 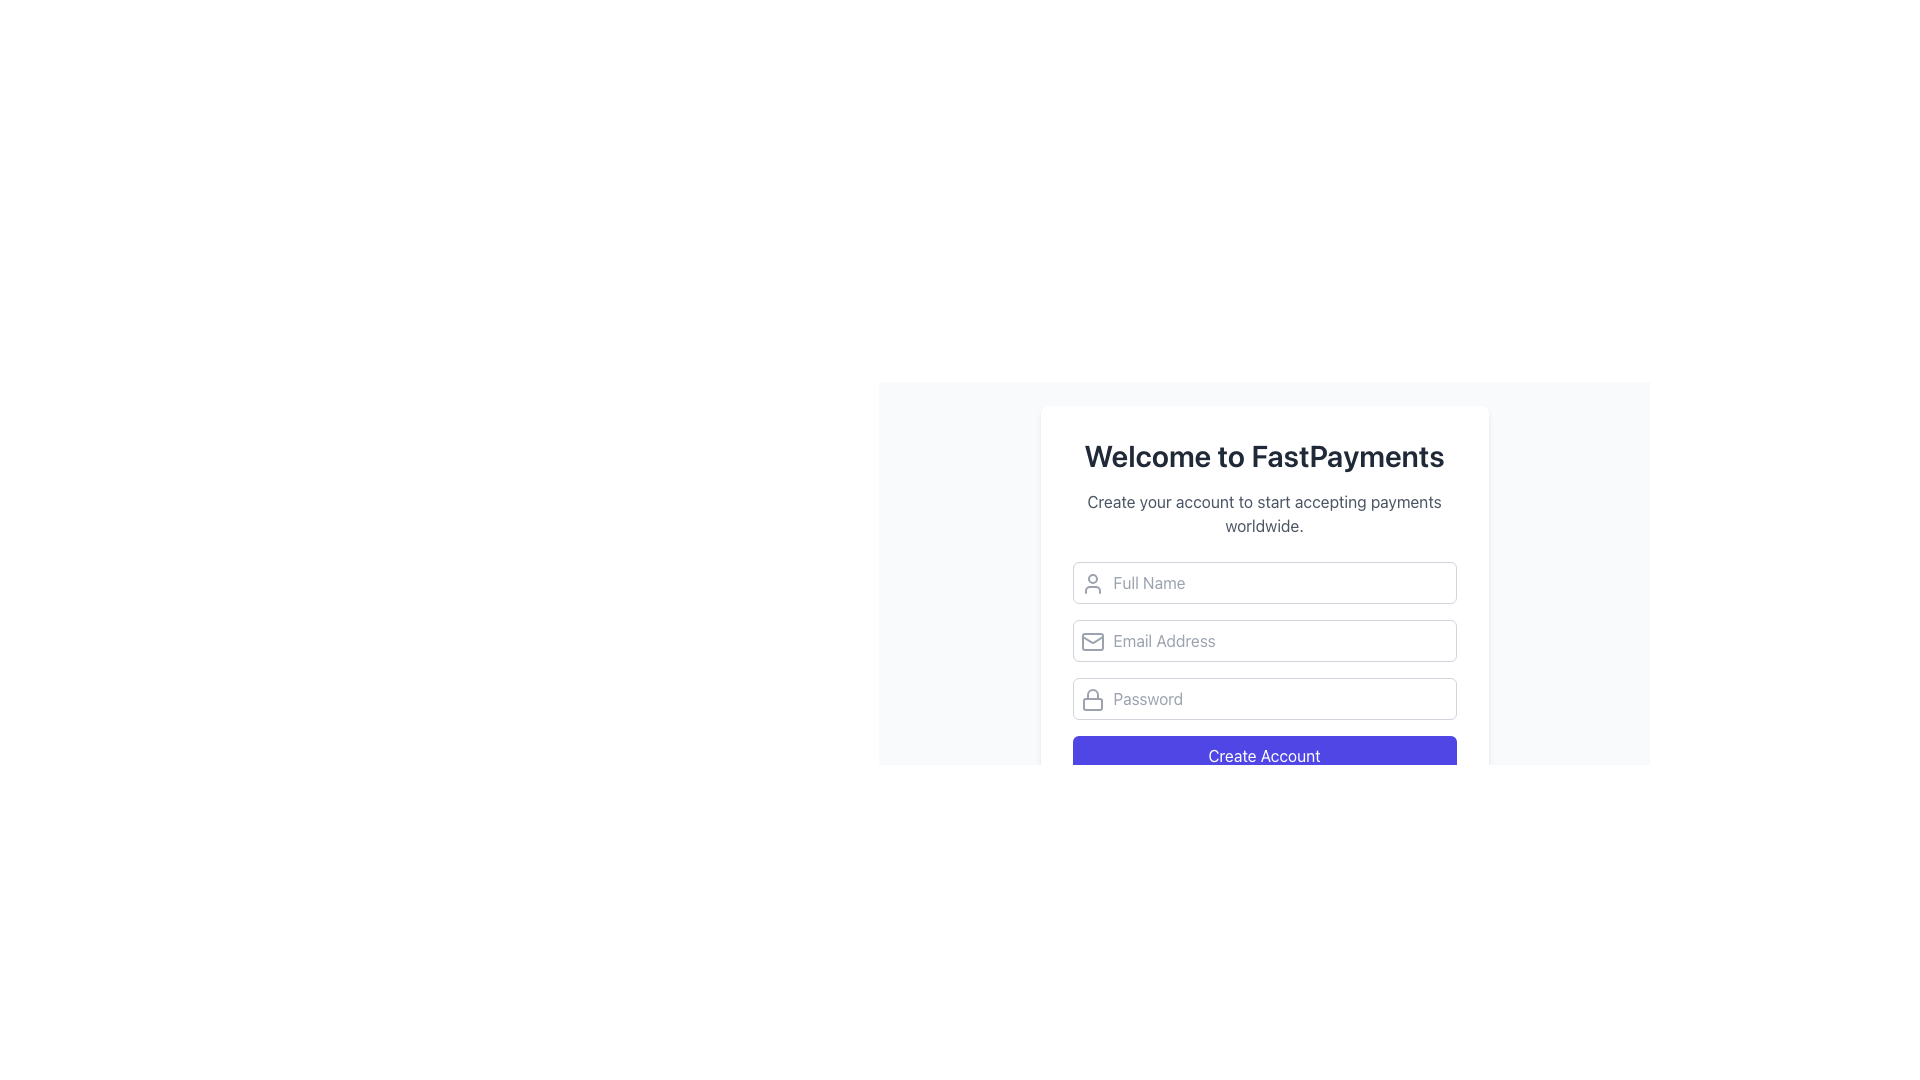 I want to click on the rectangular graphical element within the SVG mail icon, which is styled in gray tones and located to the left of the 'Email Address' input field, so click(x=1091, y=641).